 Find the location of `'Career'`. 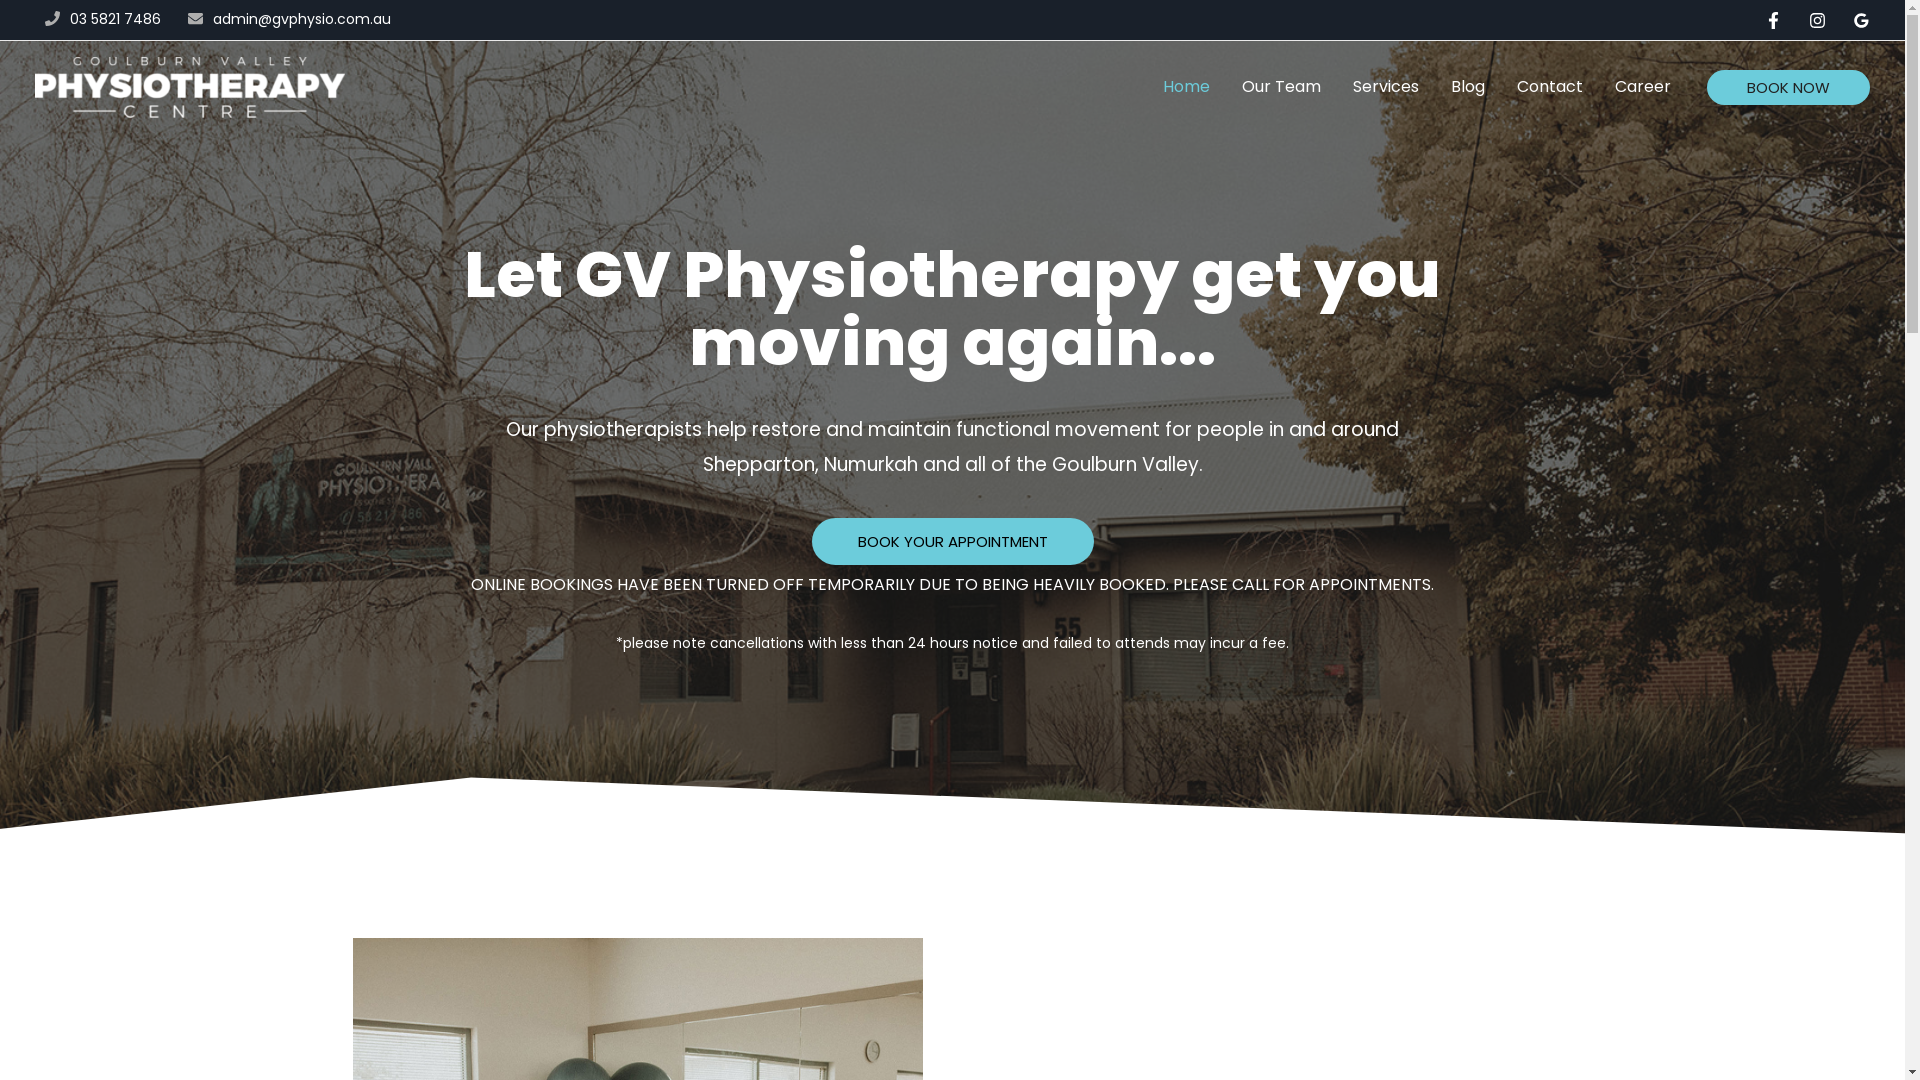

'Career' is located at coordinates (1642, 86).